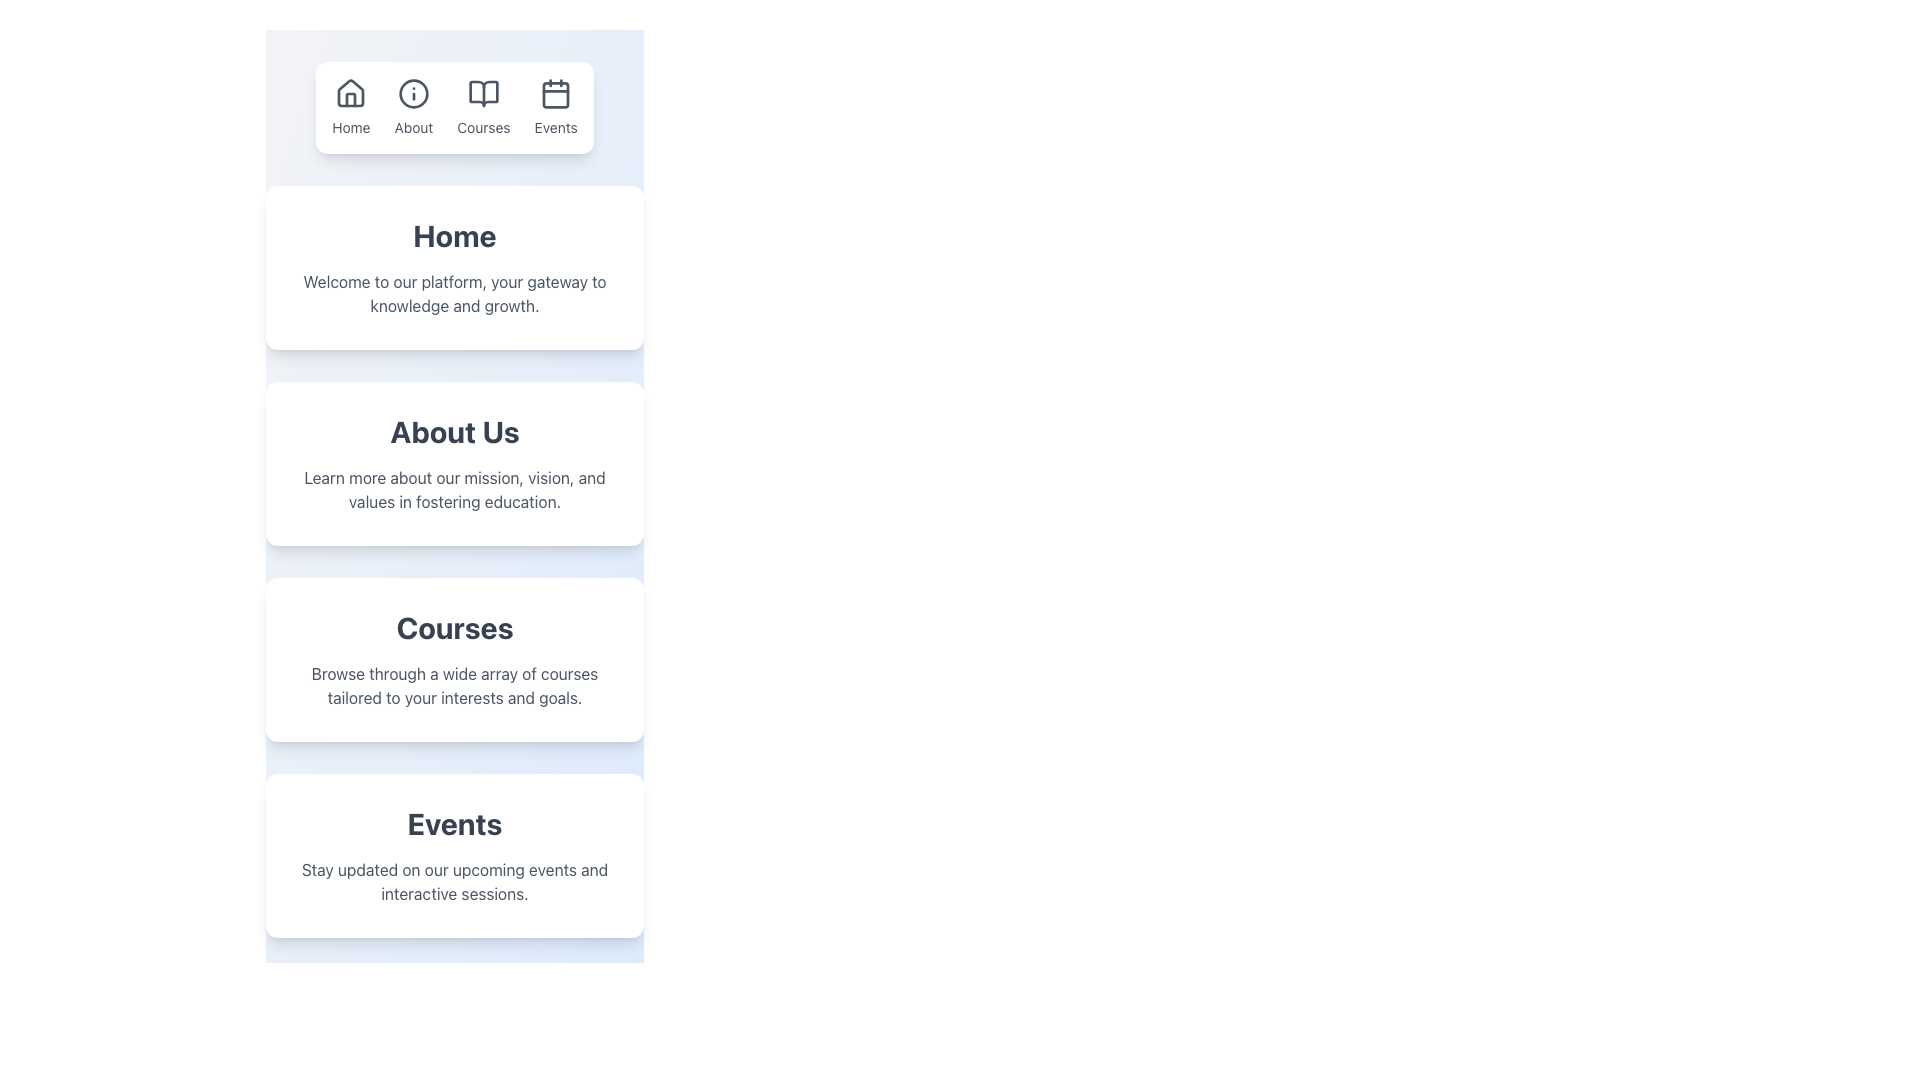  What do you see at coordinates (556, 127) in the screenshot?
I see `the 'Events' Text label in the navigation bar, which is positioned under the calendar icon and is the fourth item in the navigation sequence` at bounding box center [556, 127].